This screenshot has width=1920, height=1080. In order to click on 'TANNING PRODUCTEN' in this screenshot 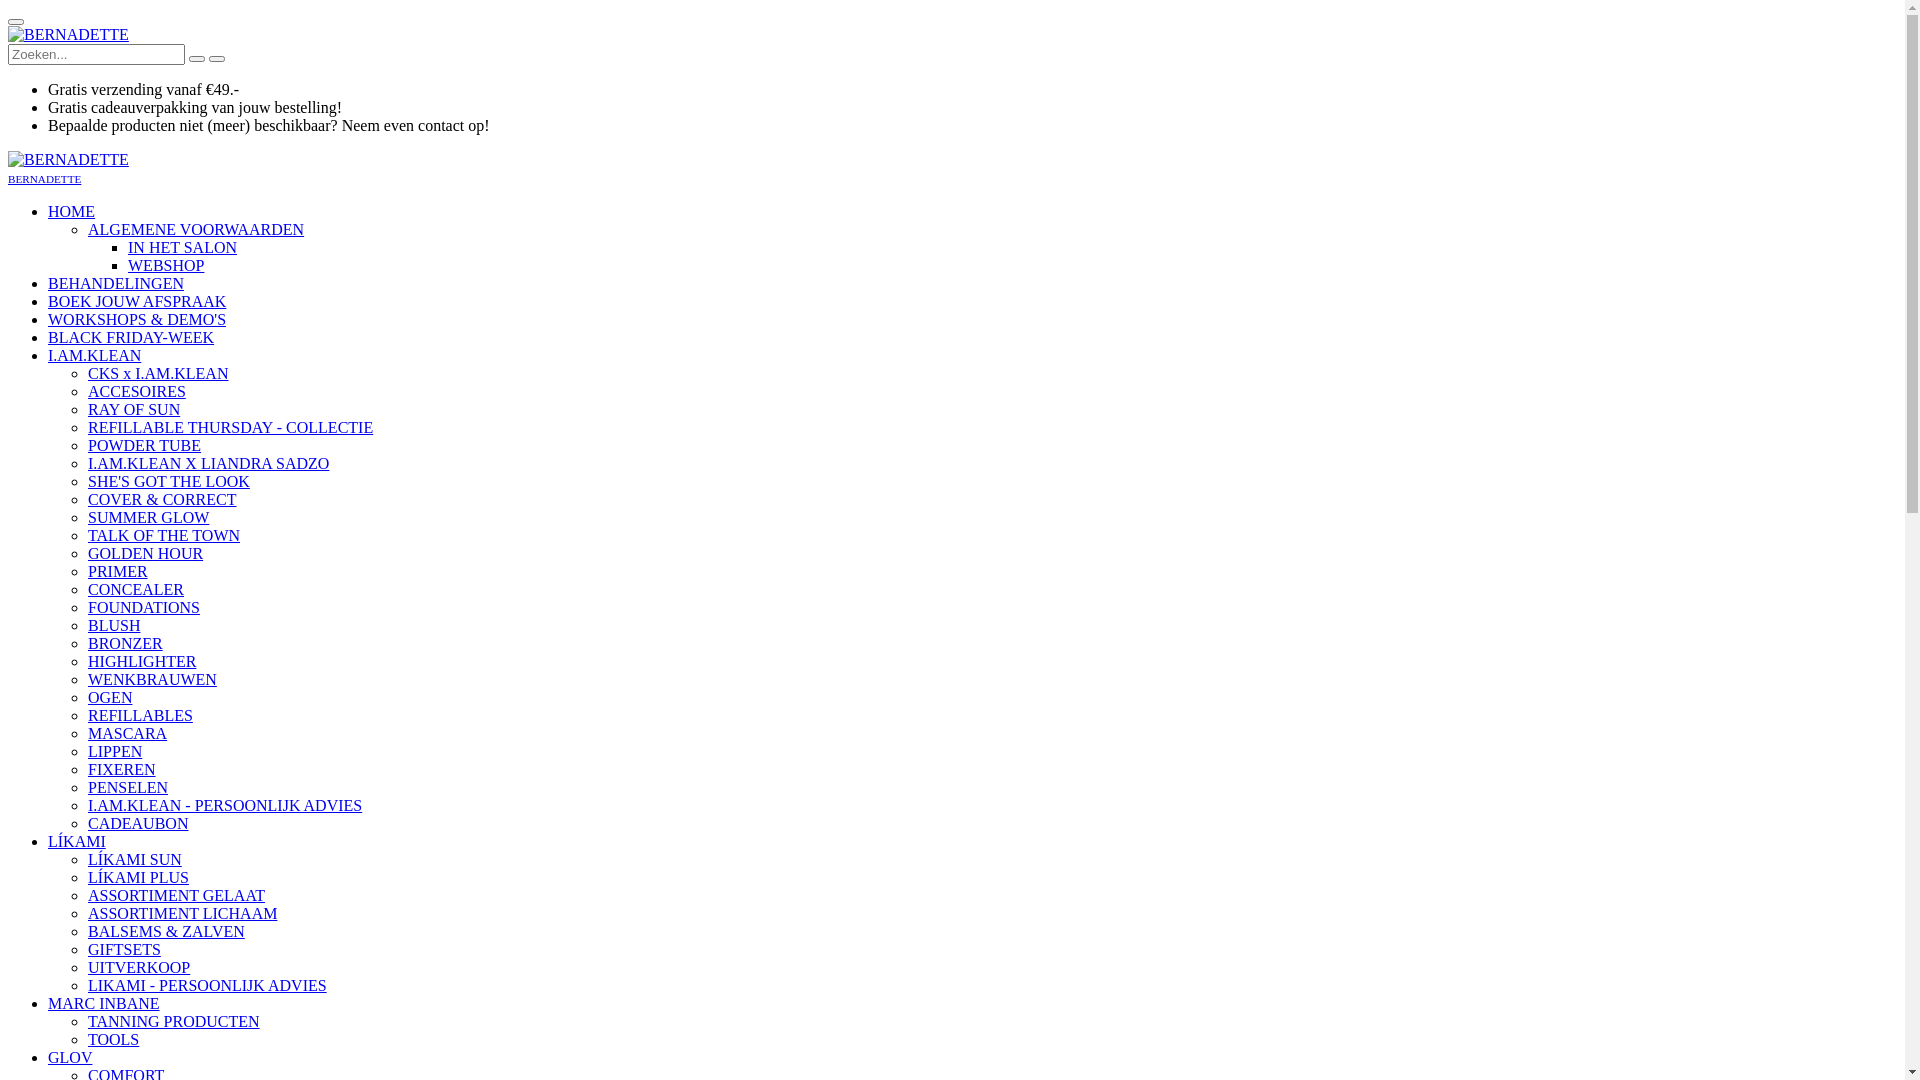, I will do `click(173, 1021)`.